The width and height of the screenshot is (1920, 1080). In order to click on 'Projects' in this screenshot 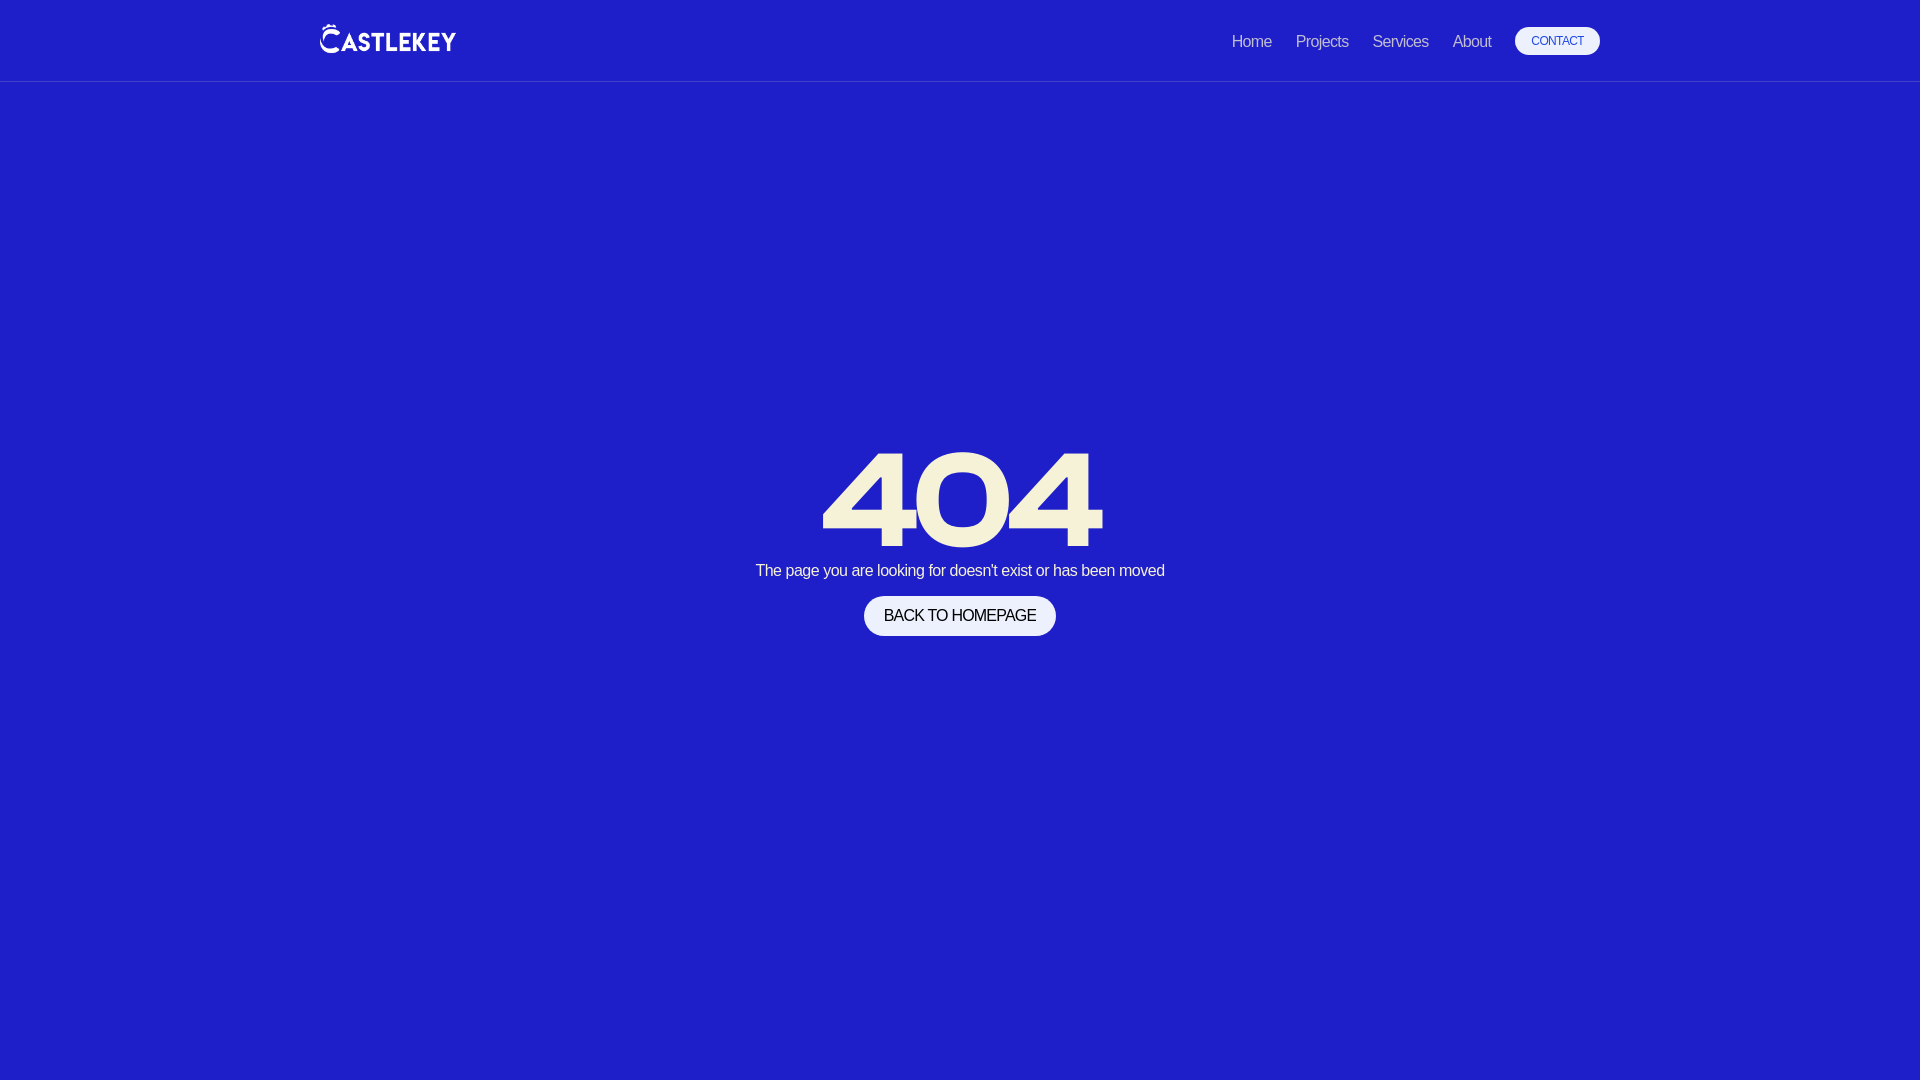, I will do `click(1322, 41)`.